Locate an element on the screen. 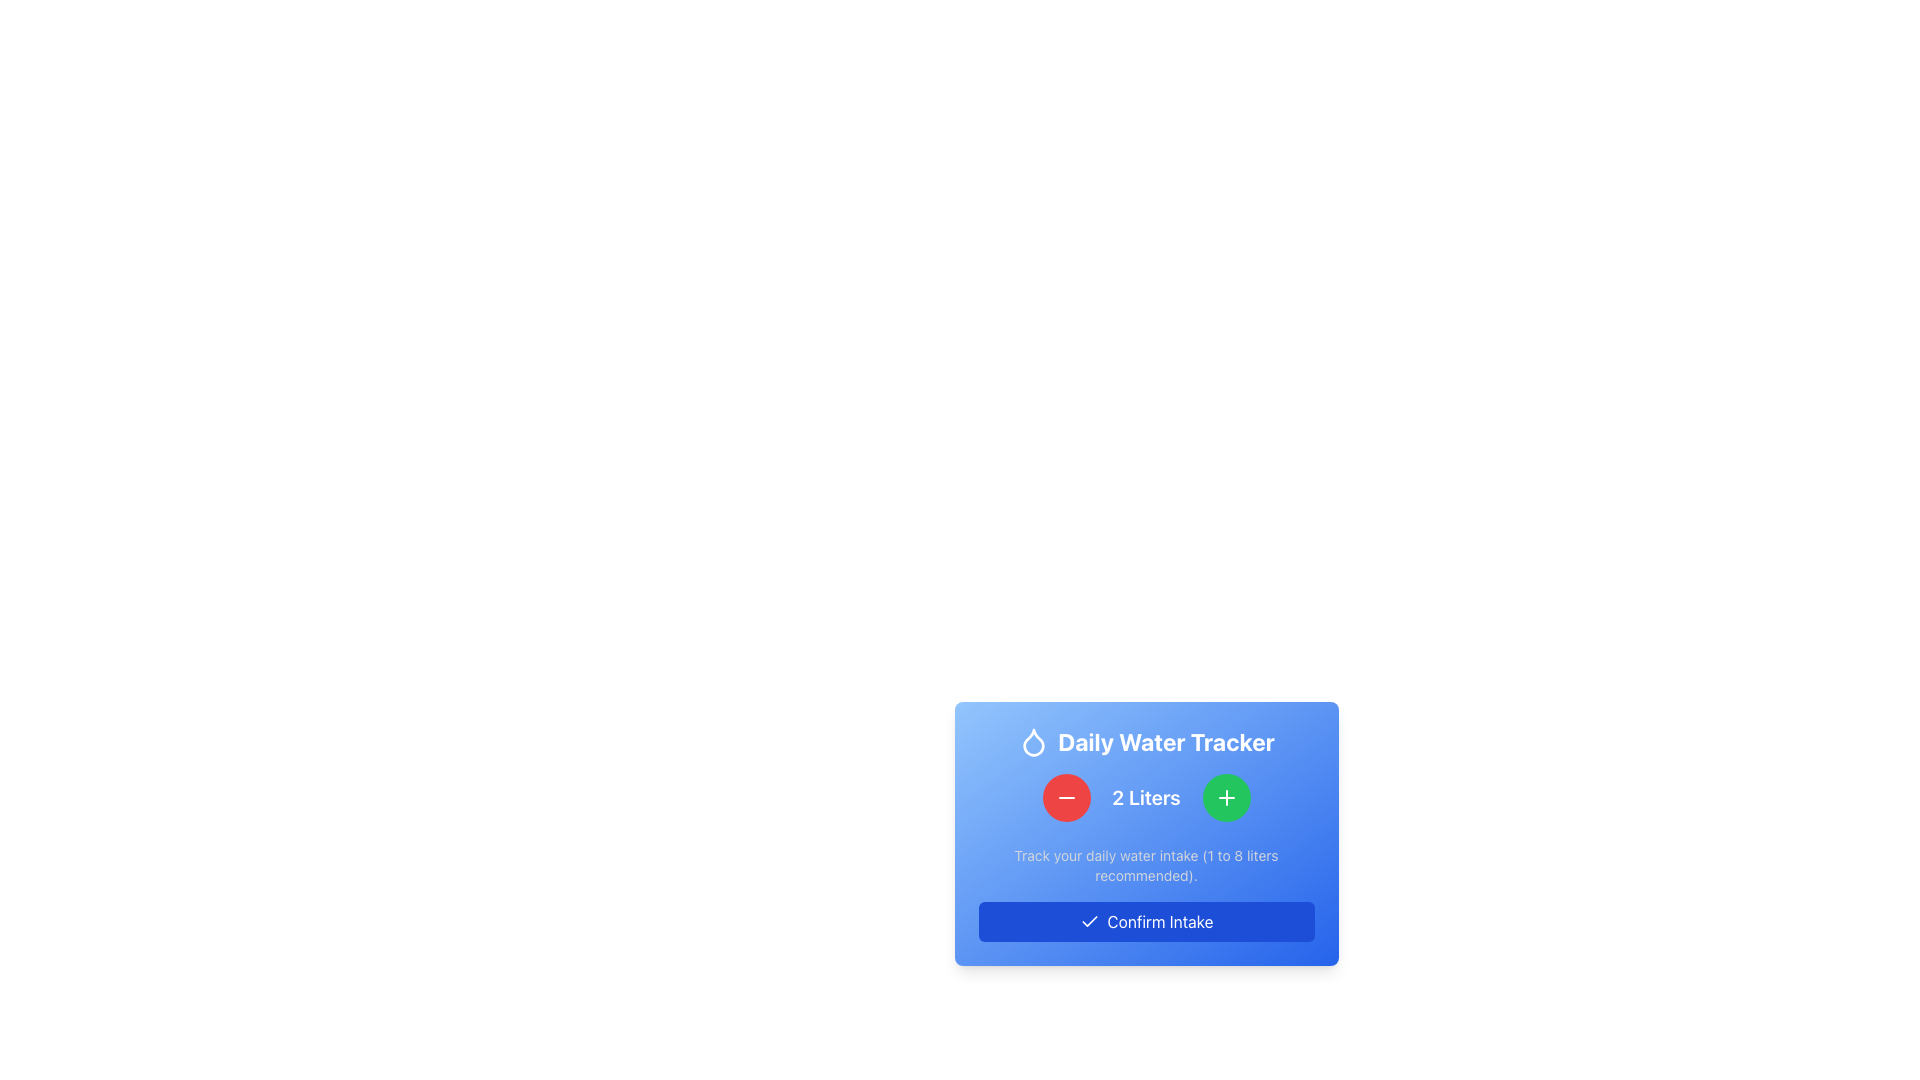 The height and width of the screenshot is (1080, 1920). the water droplet icon located near the top left within the blue panel titled 'Daily Water Tracker', positioned to the left of the title text is located at coordinates (1034, 742).